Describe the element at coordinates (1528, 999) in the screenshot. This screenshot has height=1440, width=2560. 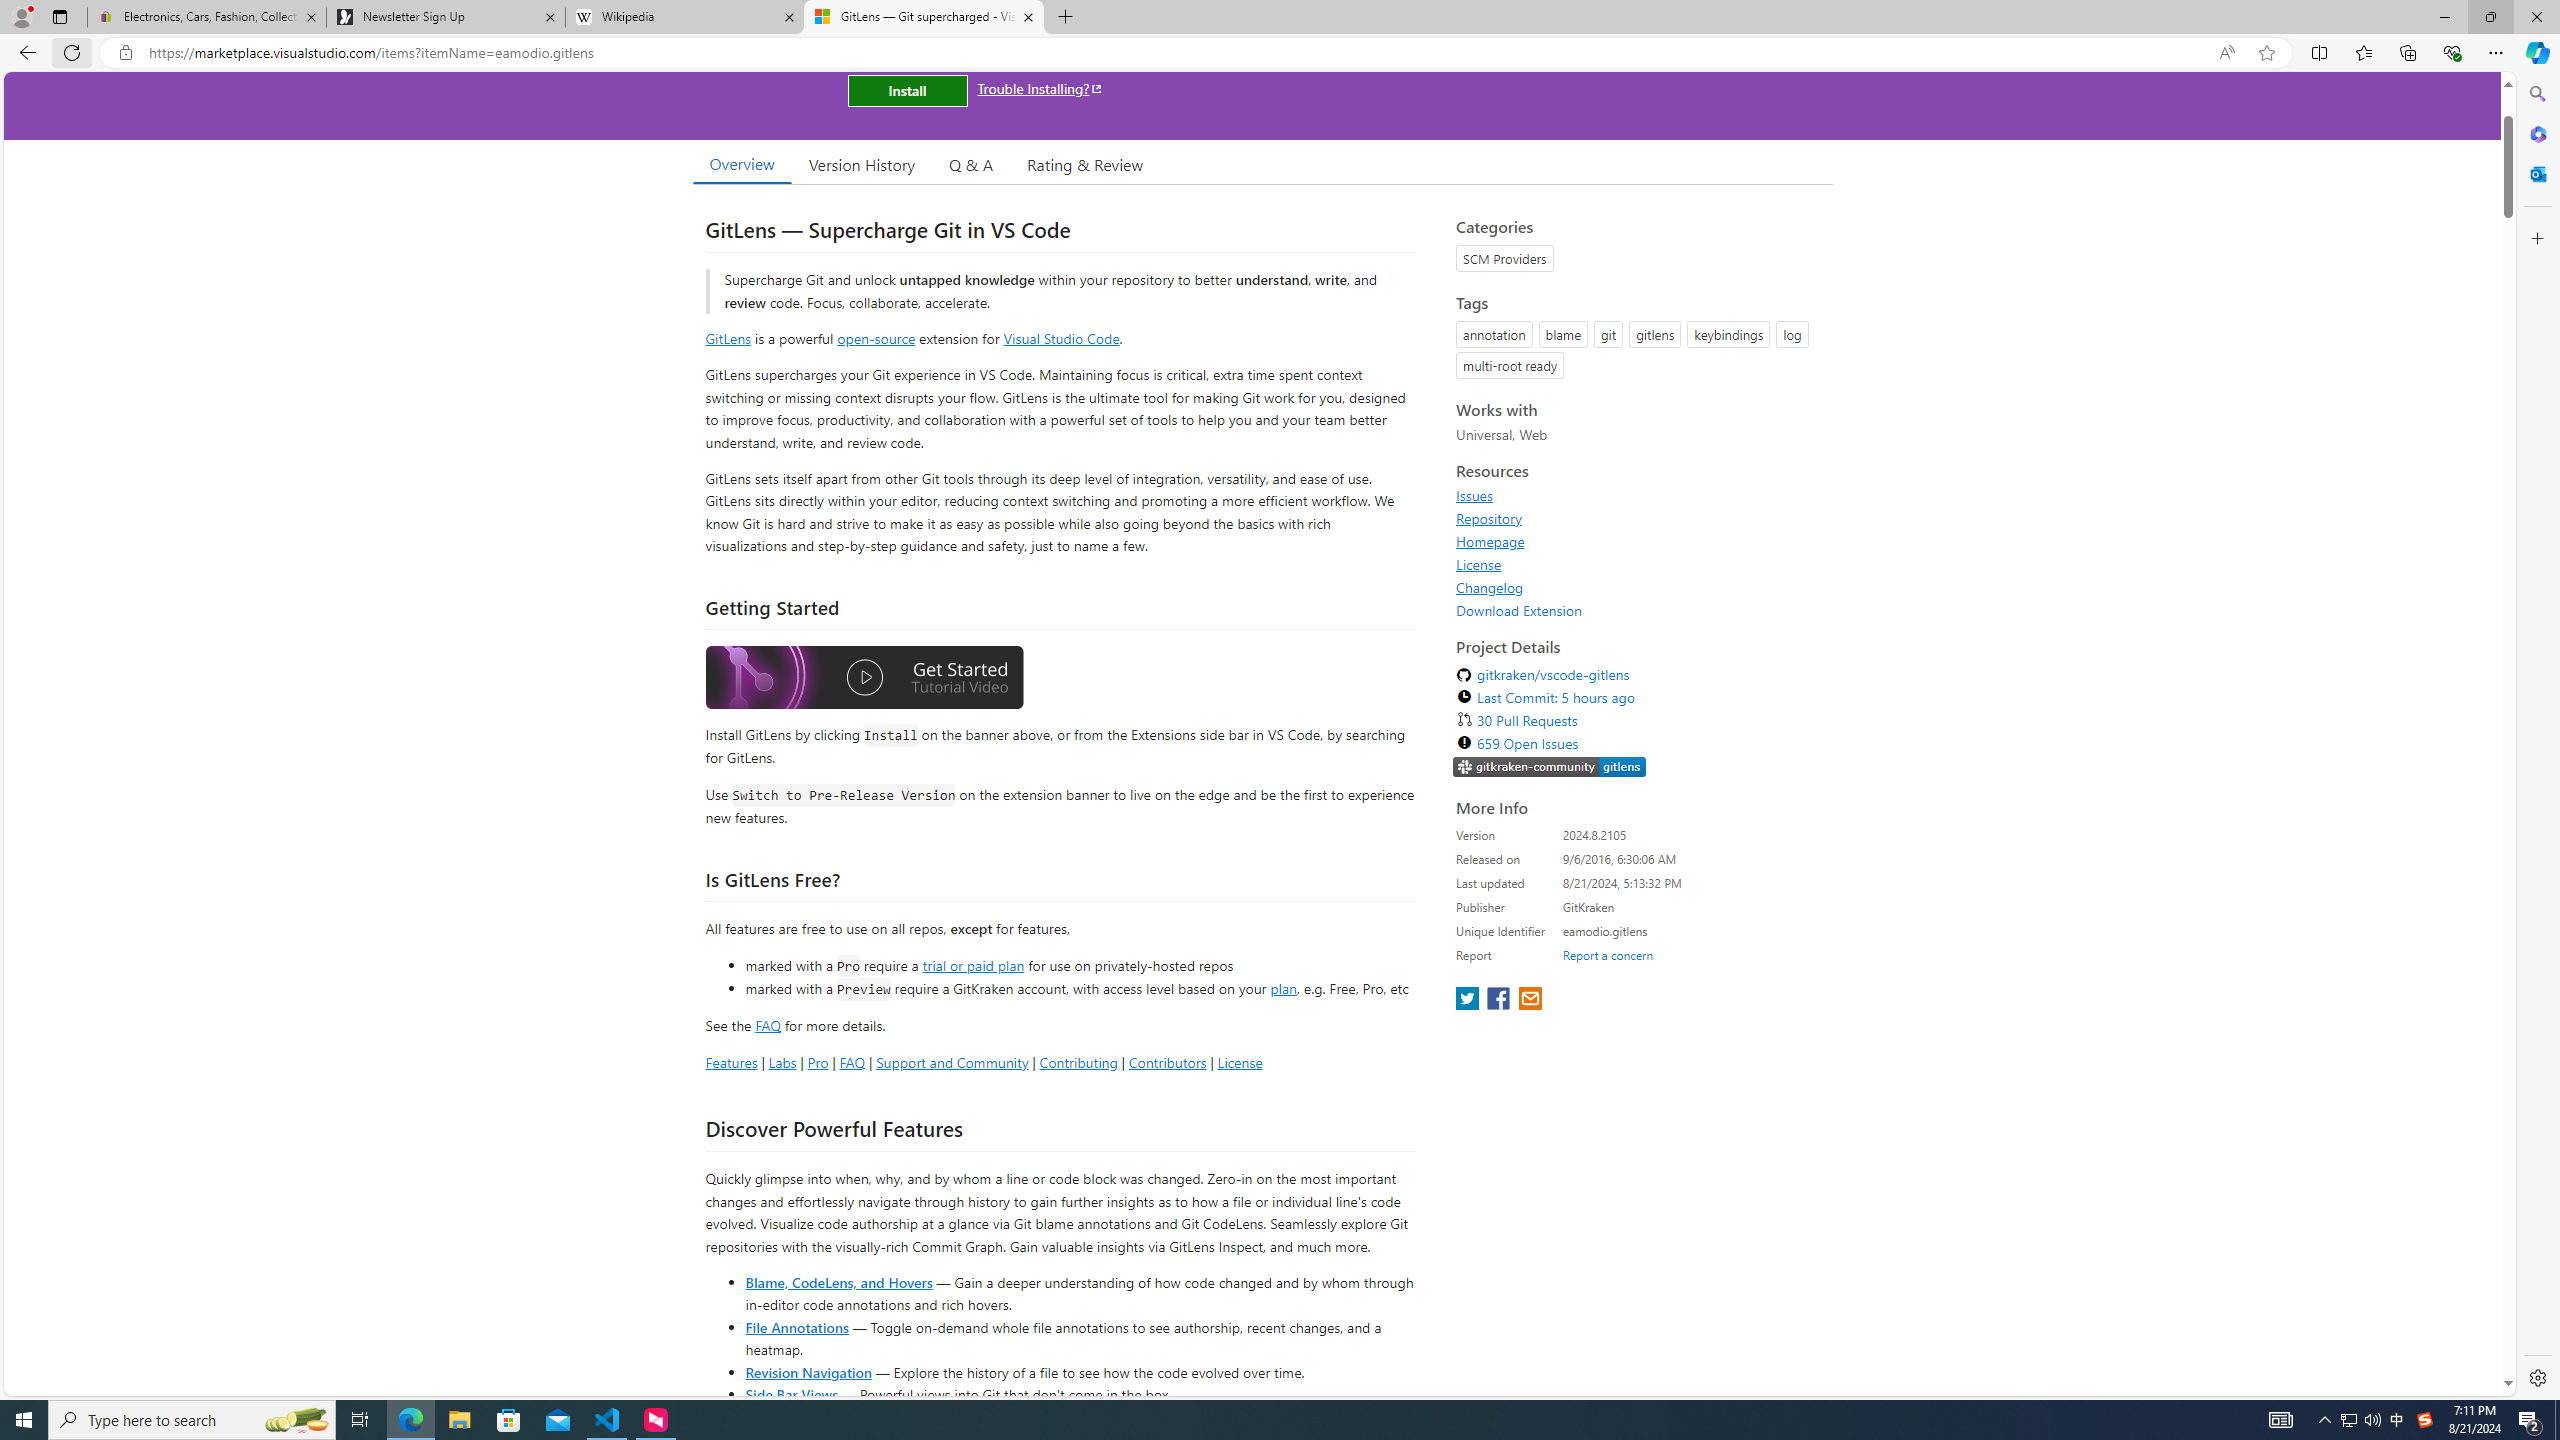
I see `'share extension on email'` at that location.